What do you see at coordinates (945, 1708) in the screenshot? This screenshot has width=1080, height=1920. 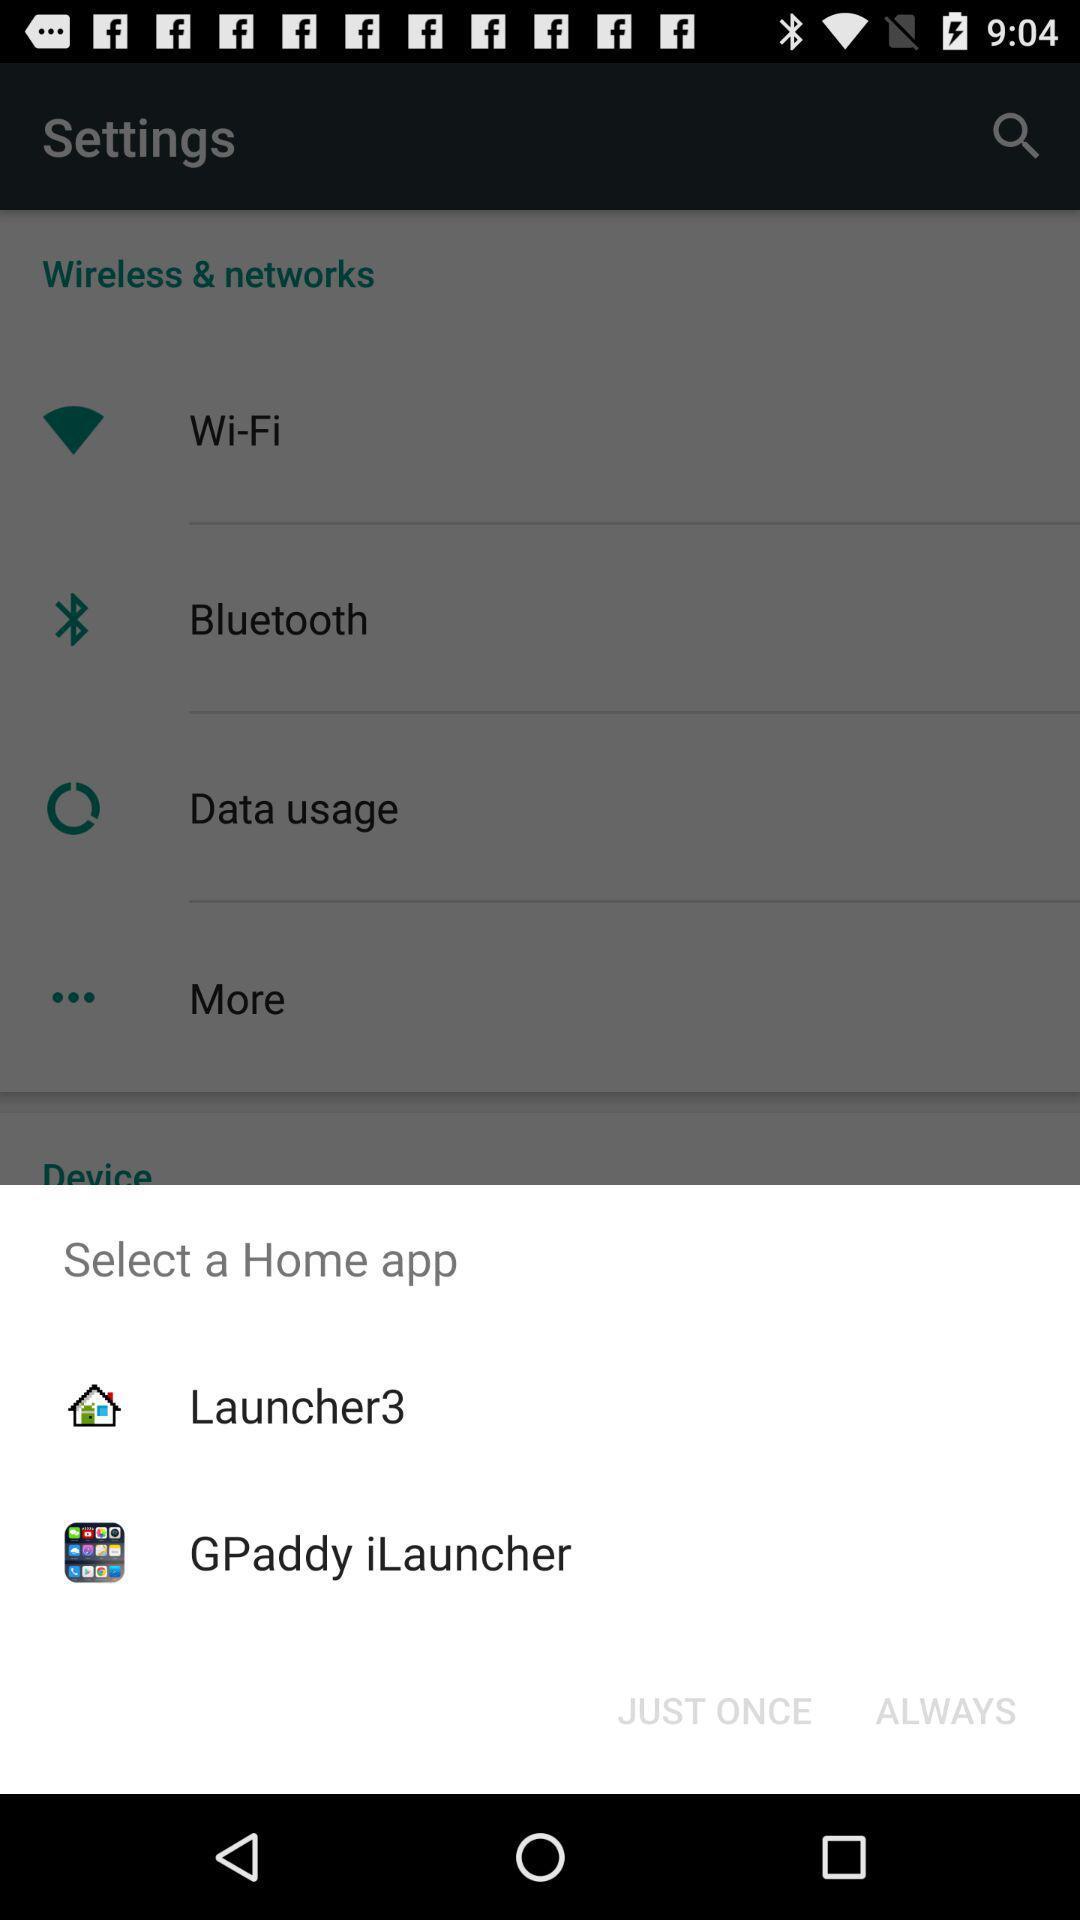 I see `always item` at bounding box center [945, 1708].